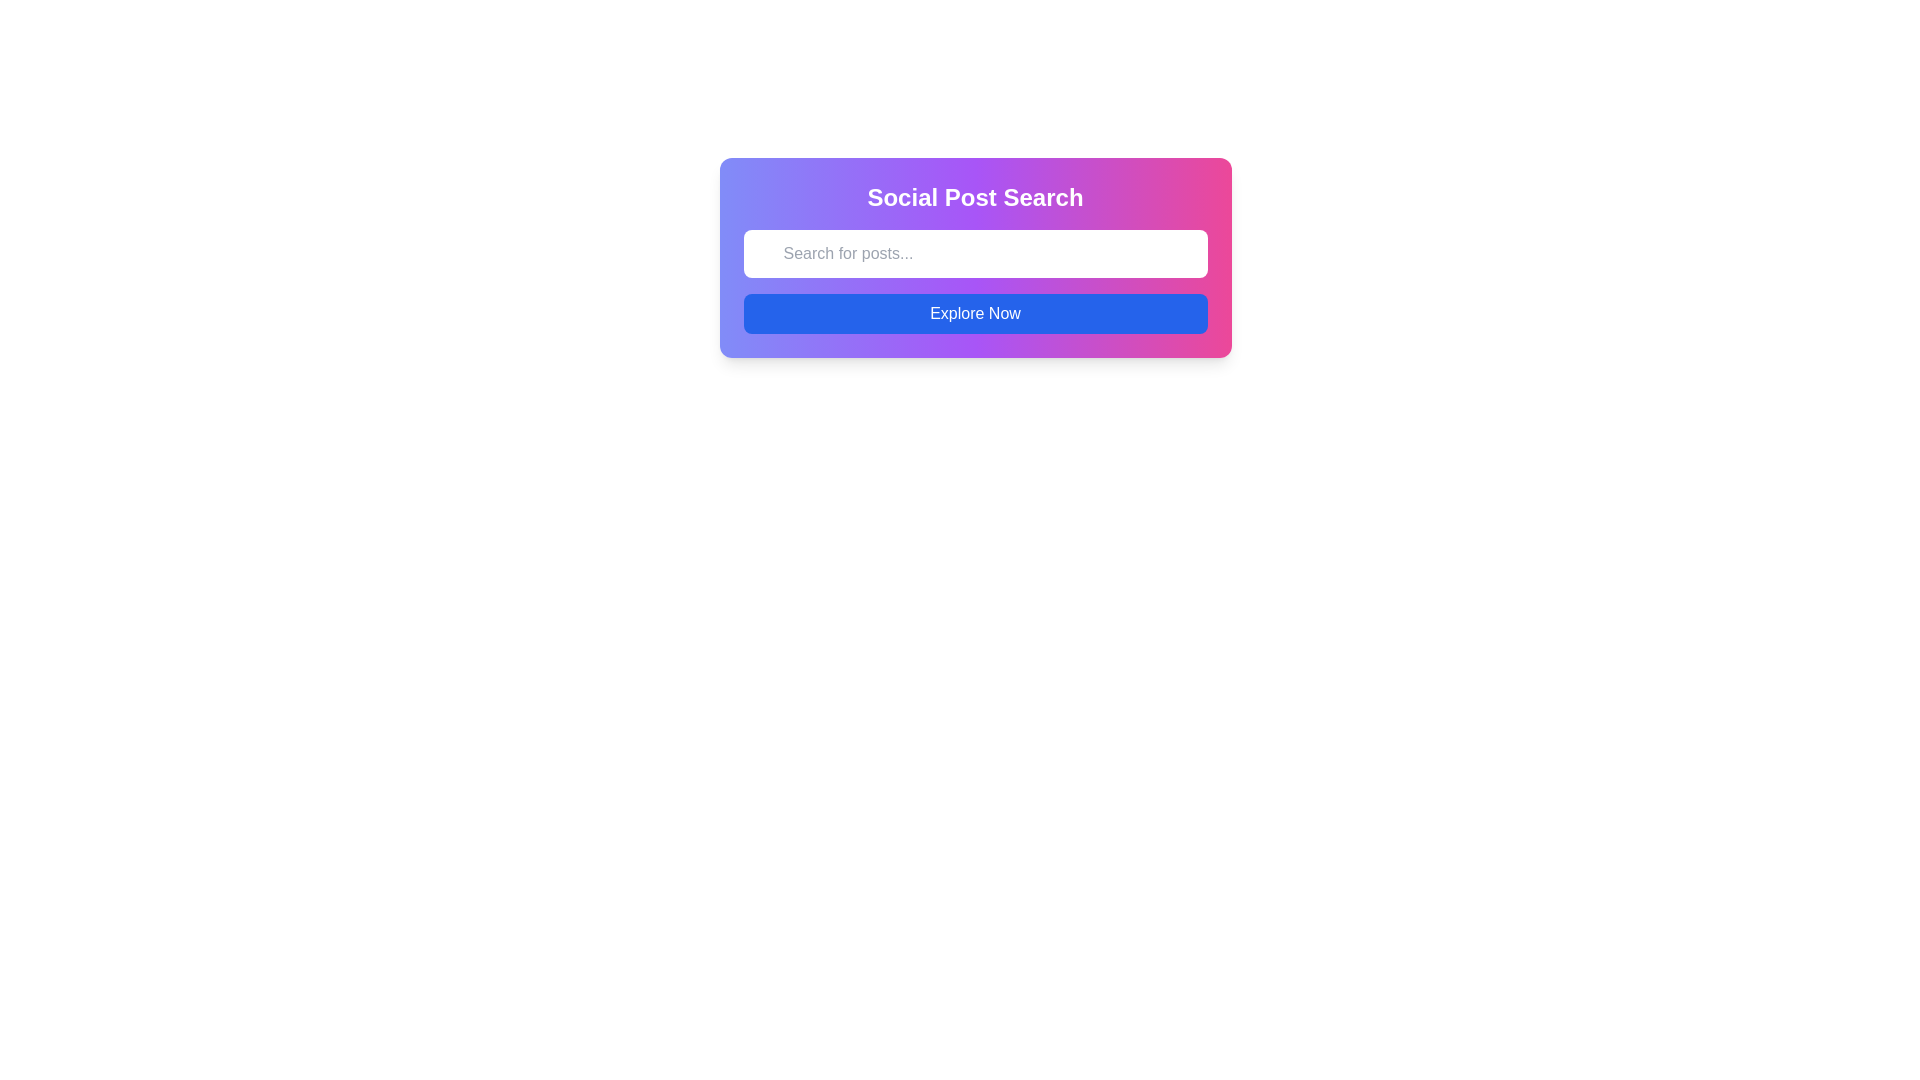 The width and height of the screenshot is (1920, 1080). I want to click on the blue button labeled 'Explore Now' with rounded corners, located below the text input and title 'Social Post Search', to initiate an action, so click(975, 313).